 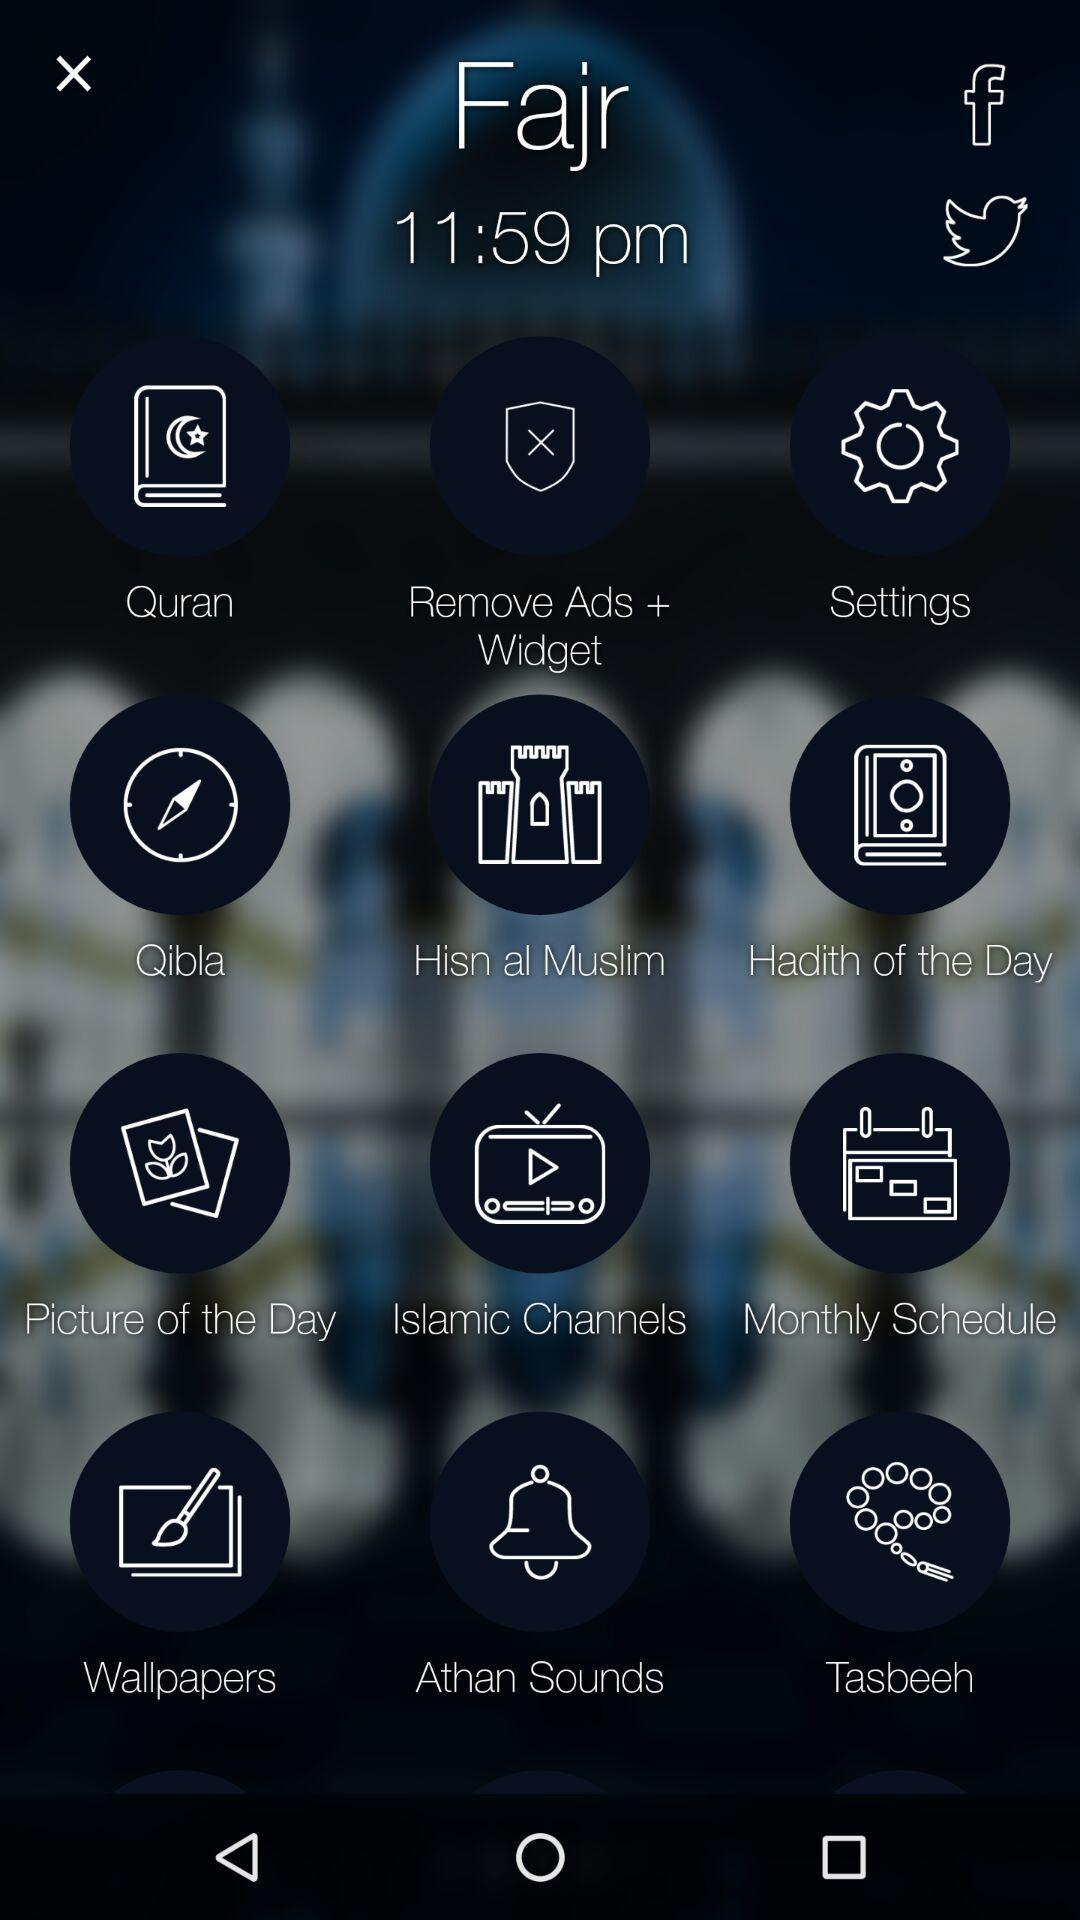 I want to click on the twitter icon, so click(x=984, y=230).